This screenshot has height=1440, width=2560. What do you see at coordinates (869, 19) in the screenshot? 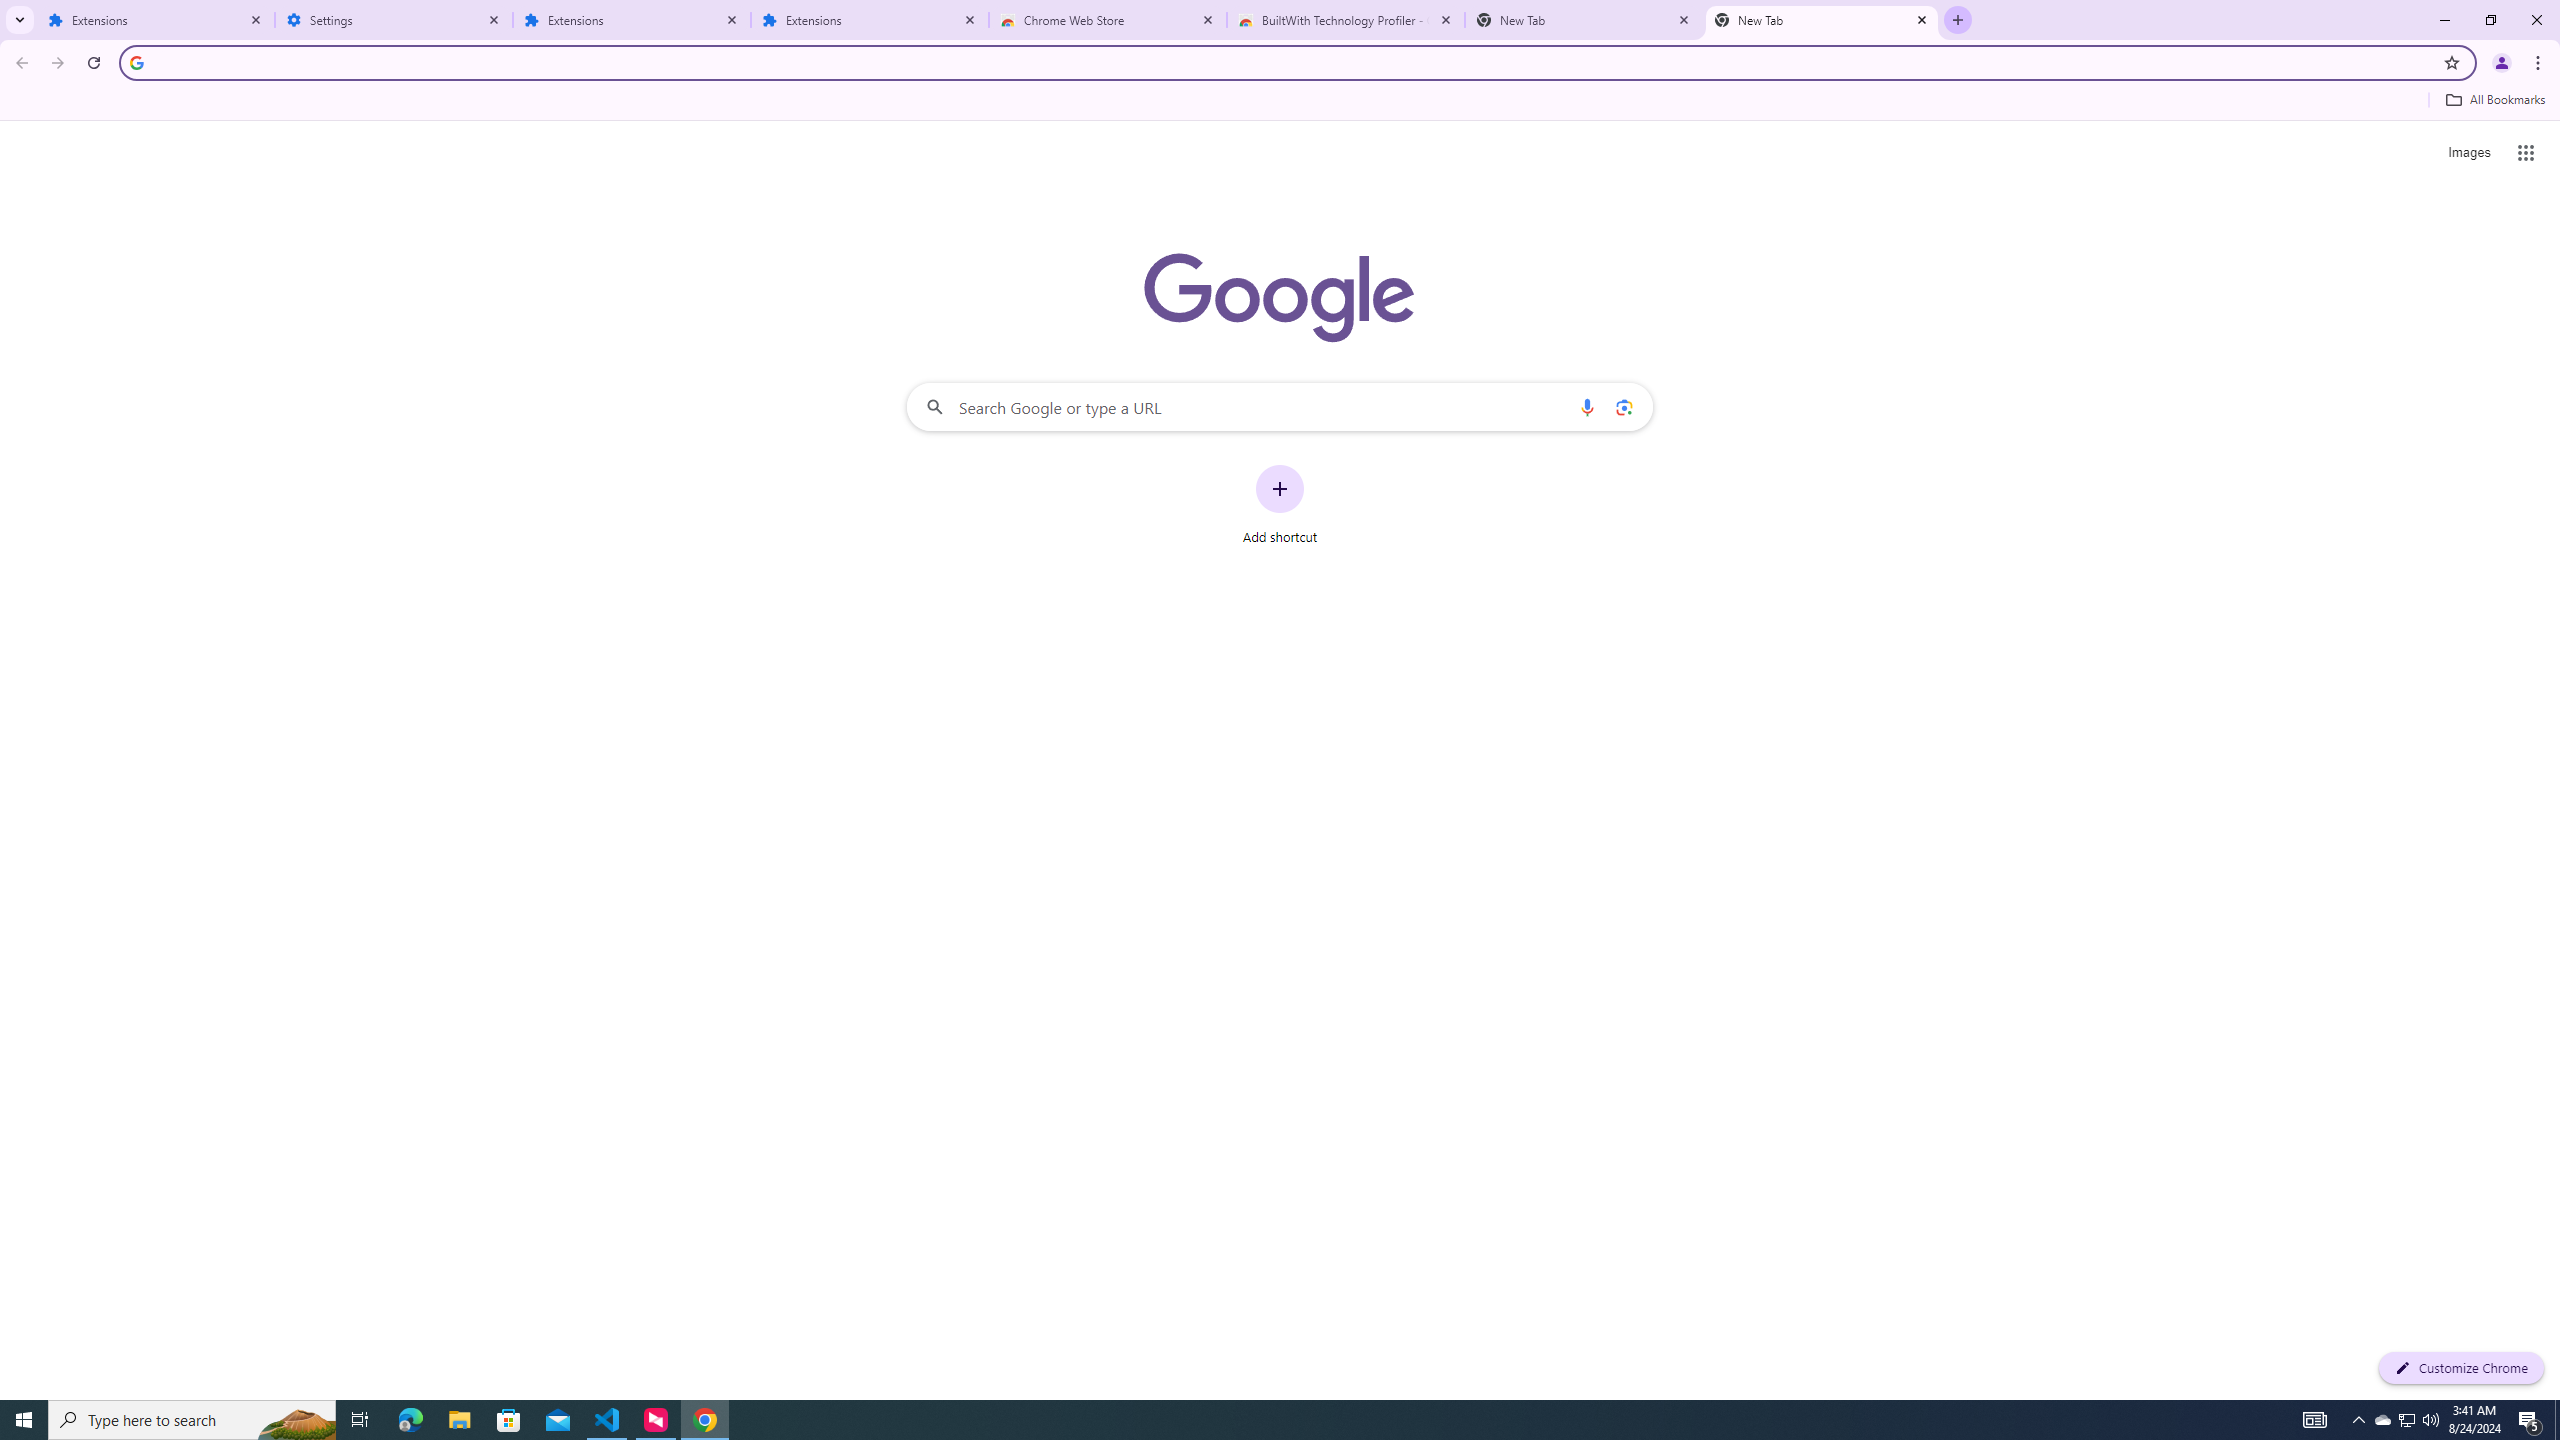
I see `'Extensions'` at bounding box center [869, 19].